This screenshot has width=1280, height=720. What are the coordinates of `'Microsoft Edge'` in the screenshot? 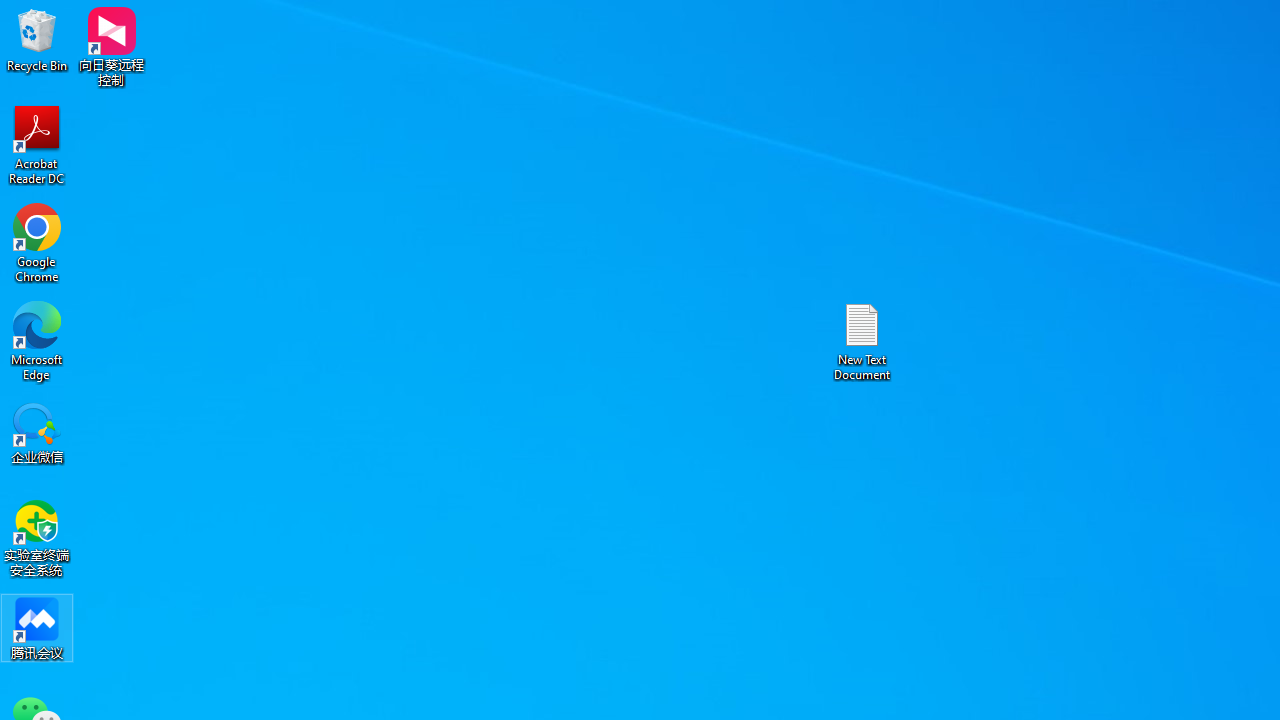 It's located at (37, 340).